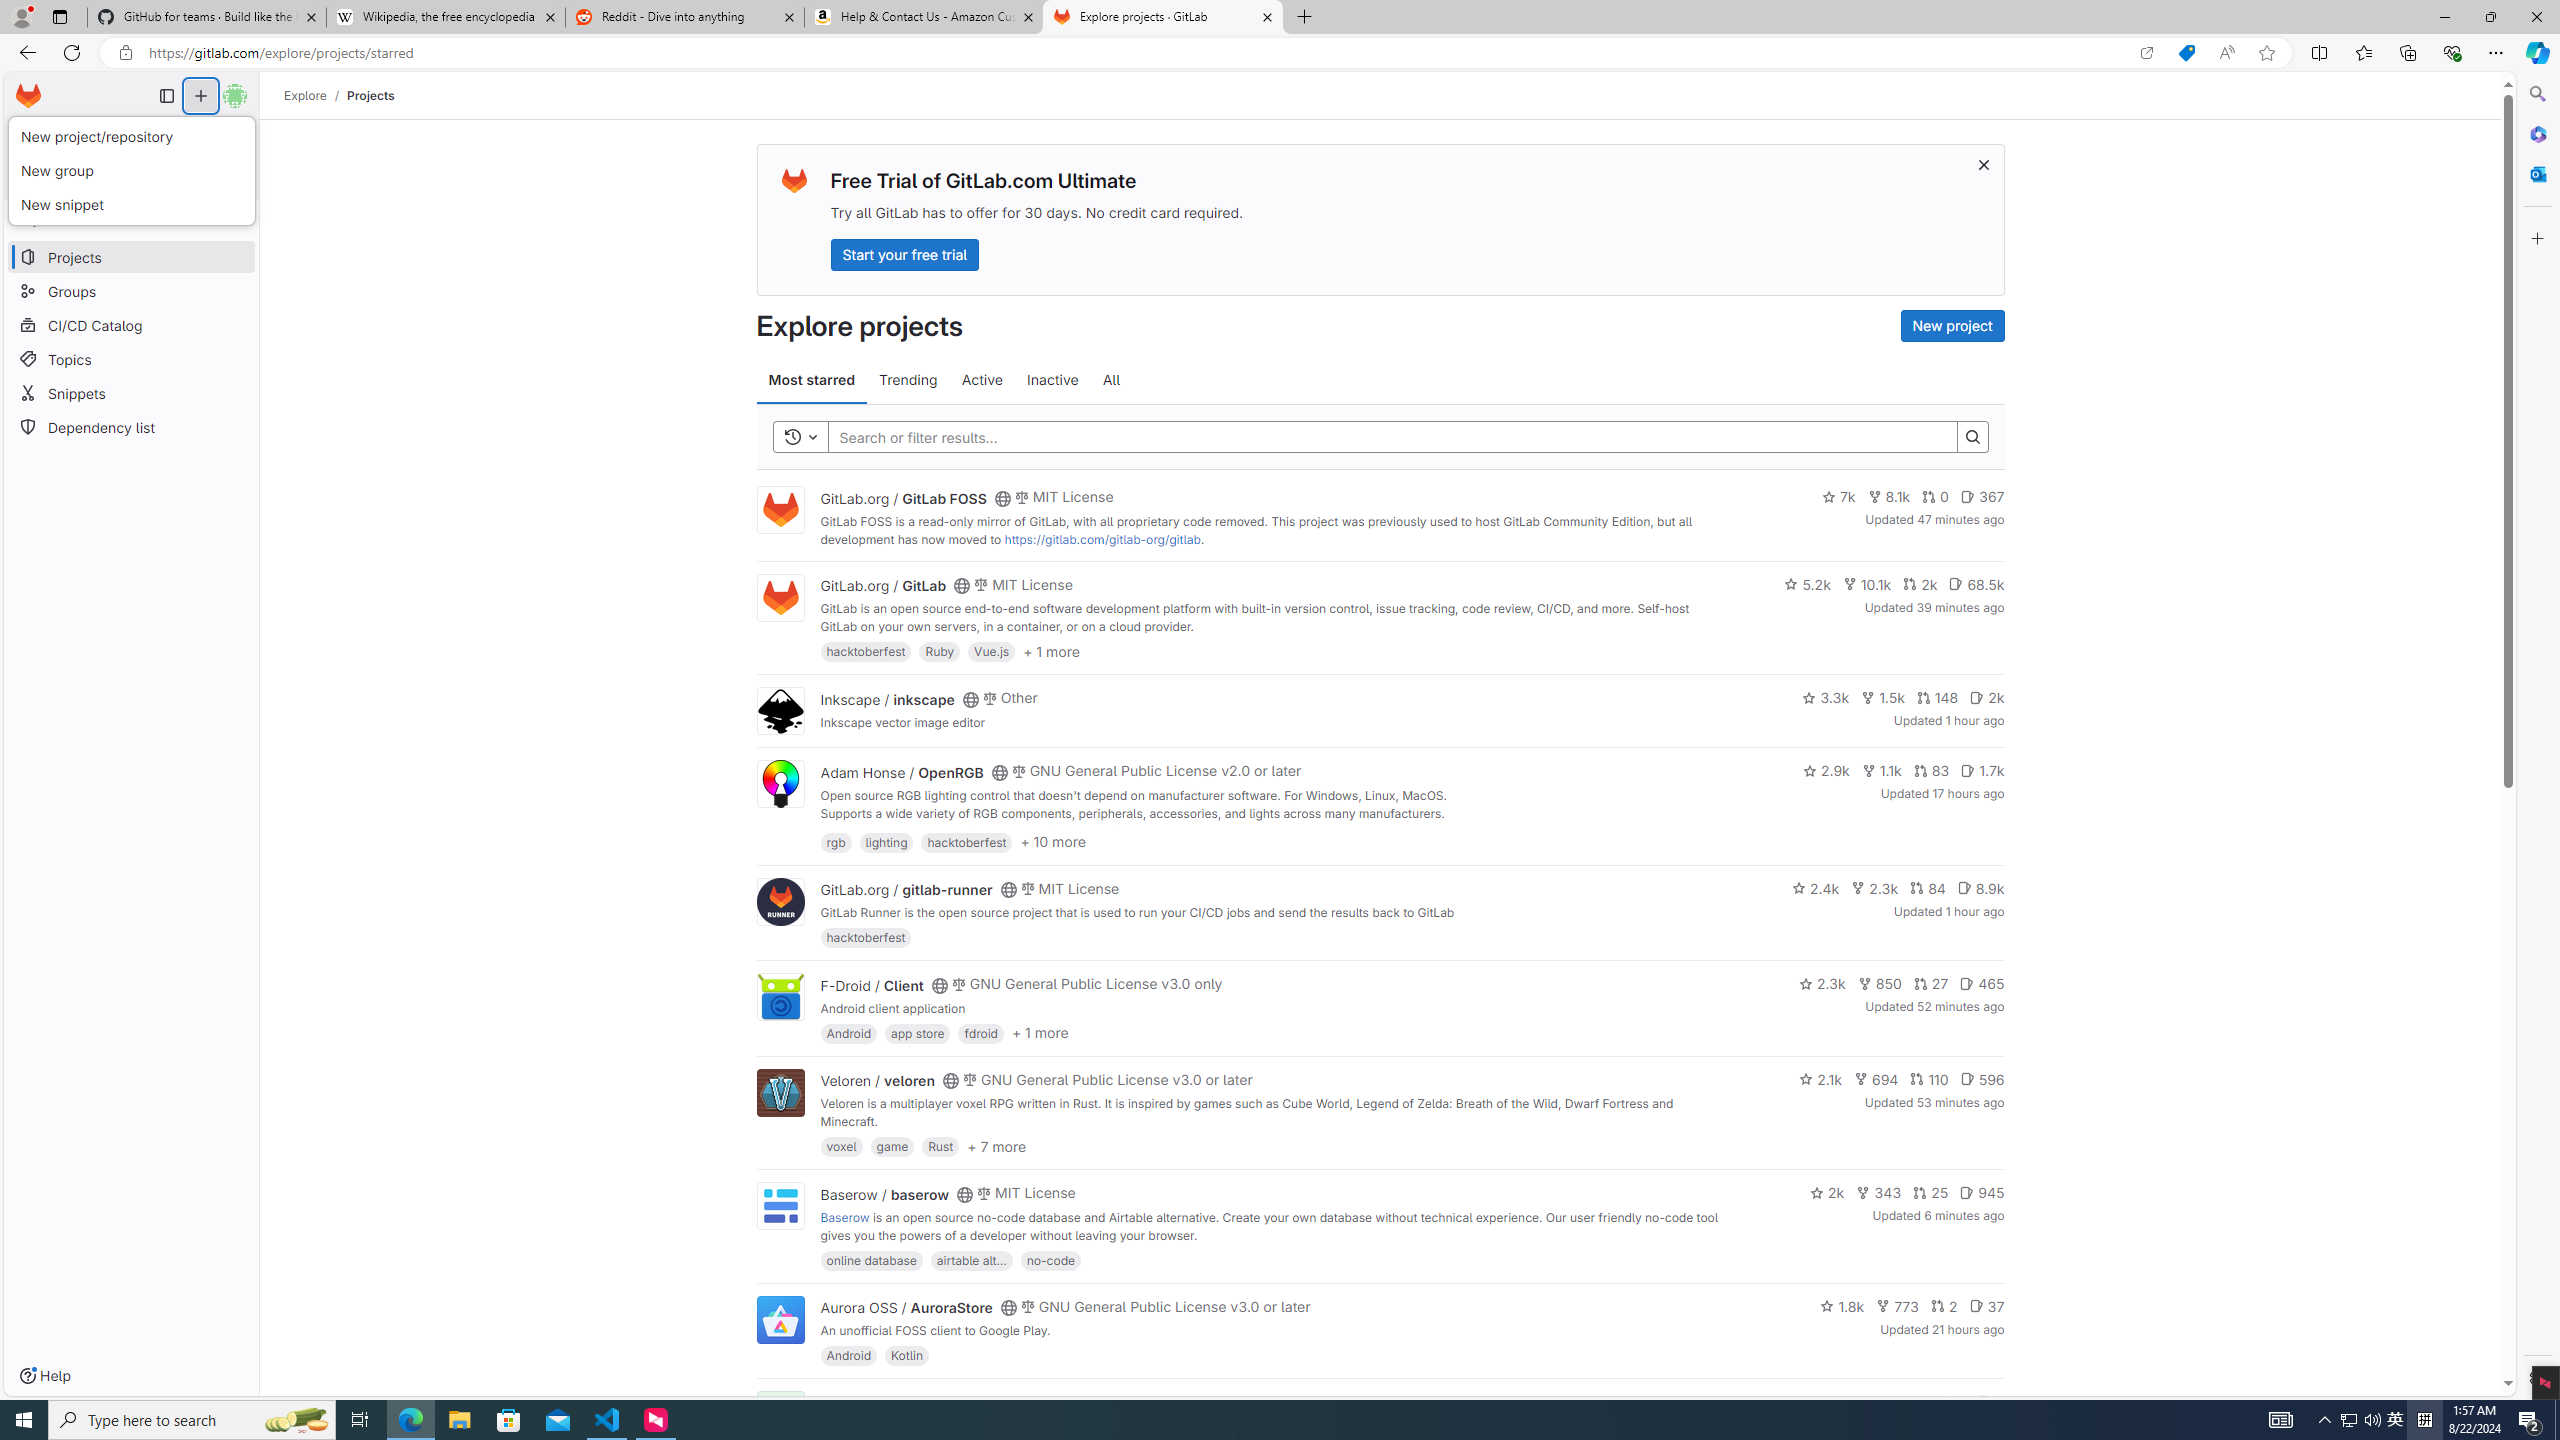 The width and height of the screenshot is (2560, 1440). Describe the element at coordinates (1052, 840) in the screenshot. I see `'+ 10 more'` at that location.